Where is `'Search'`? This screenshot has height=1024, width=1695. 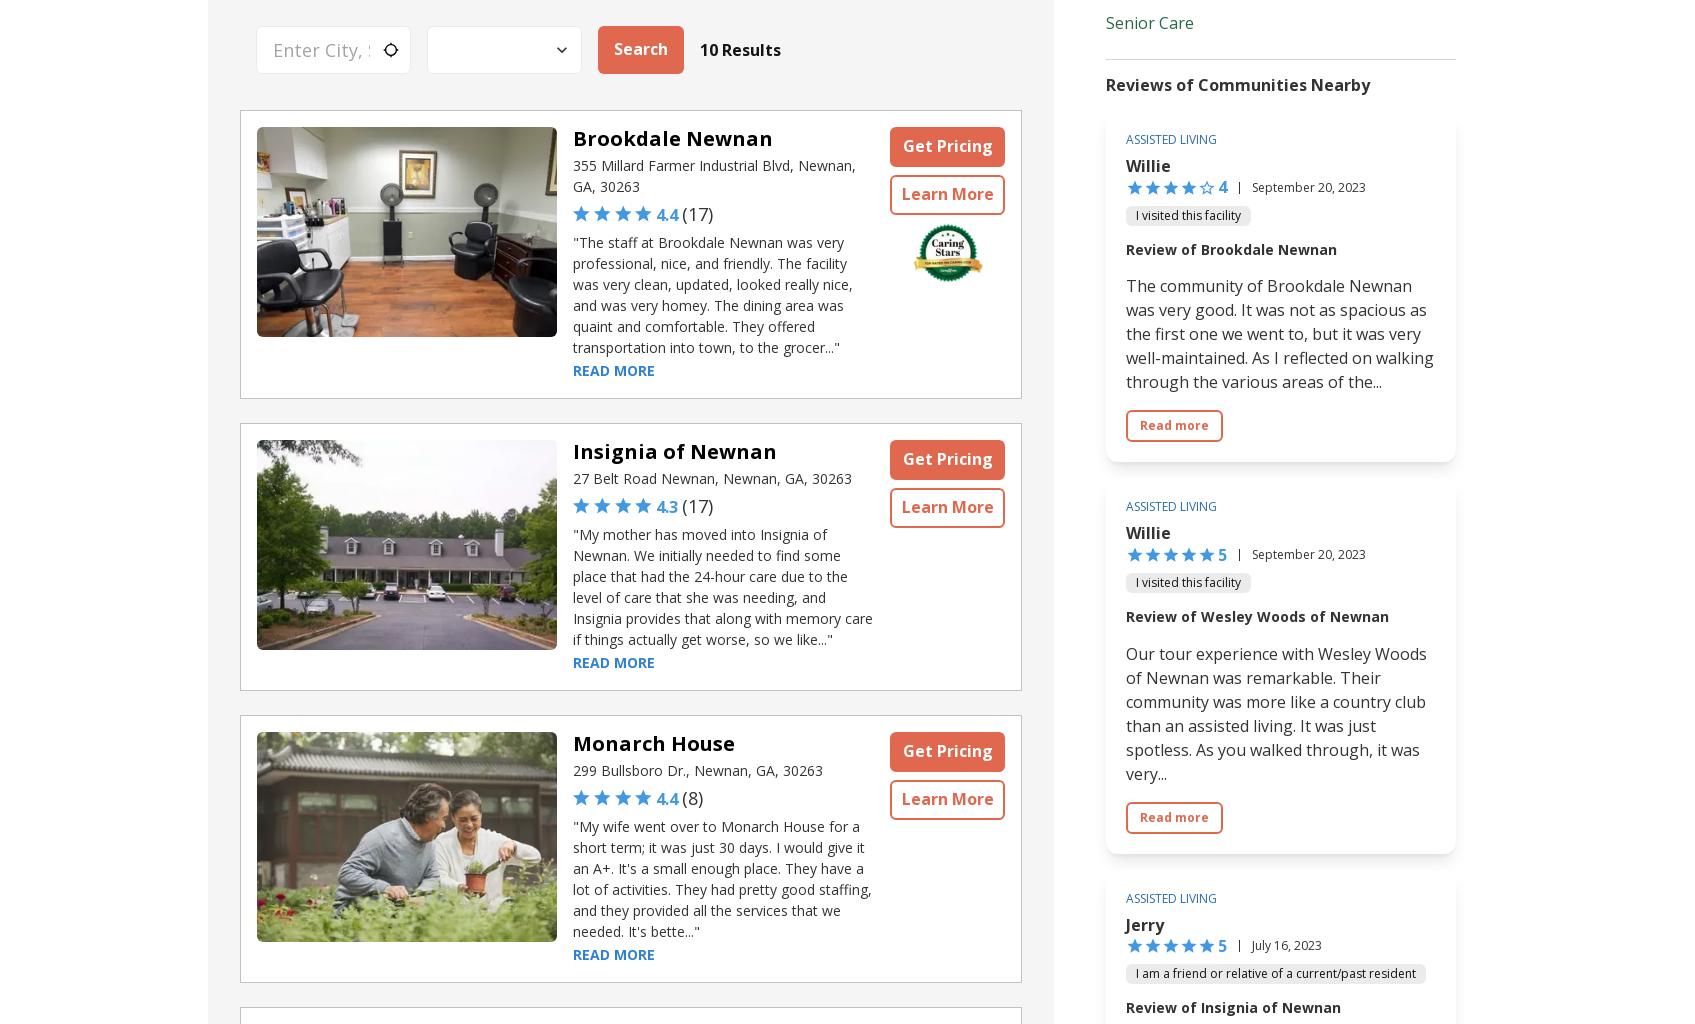 'Search' is located at coordinates (639, 48).